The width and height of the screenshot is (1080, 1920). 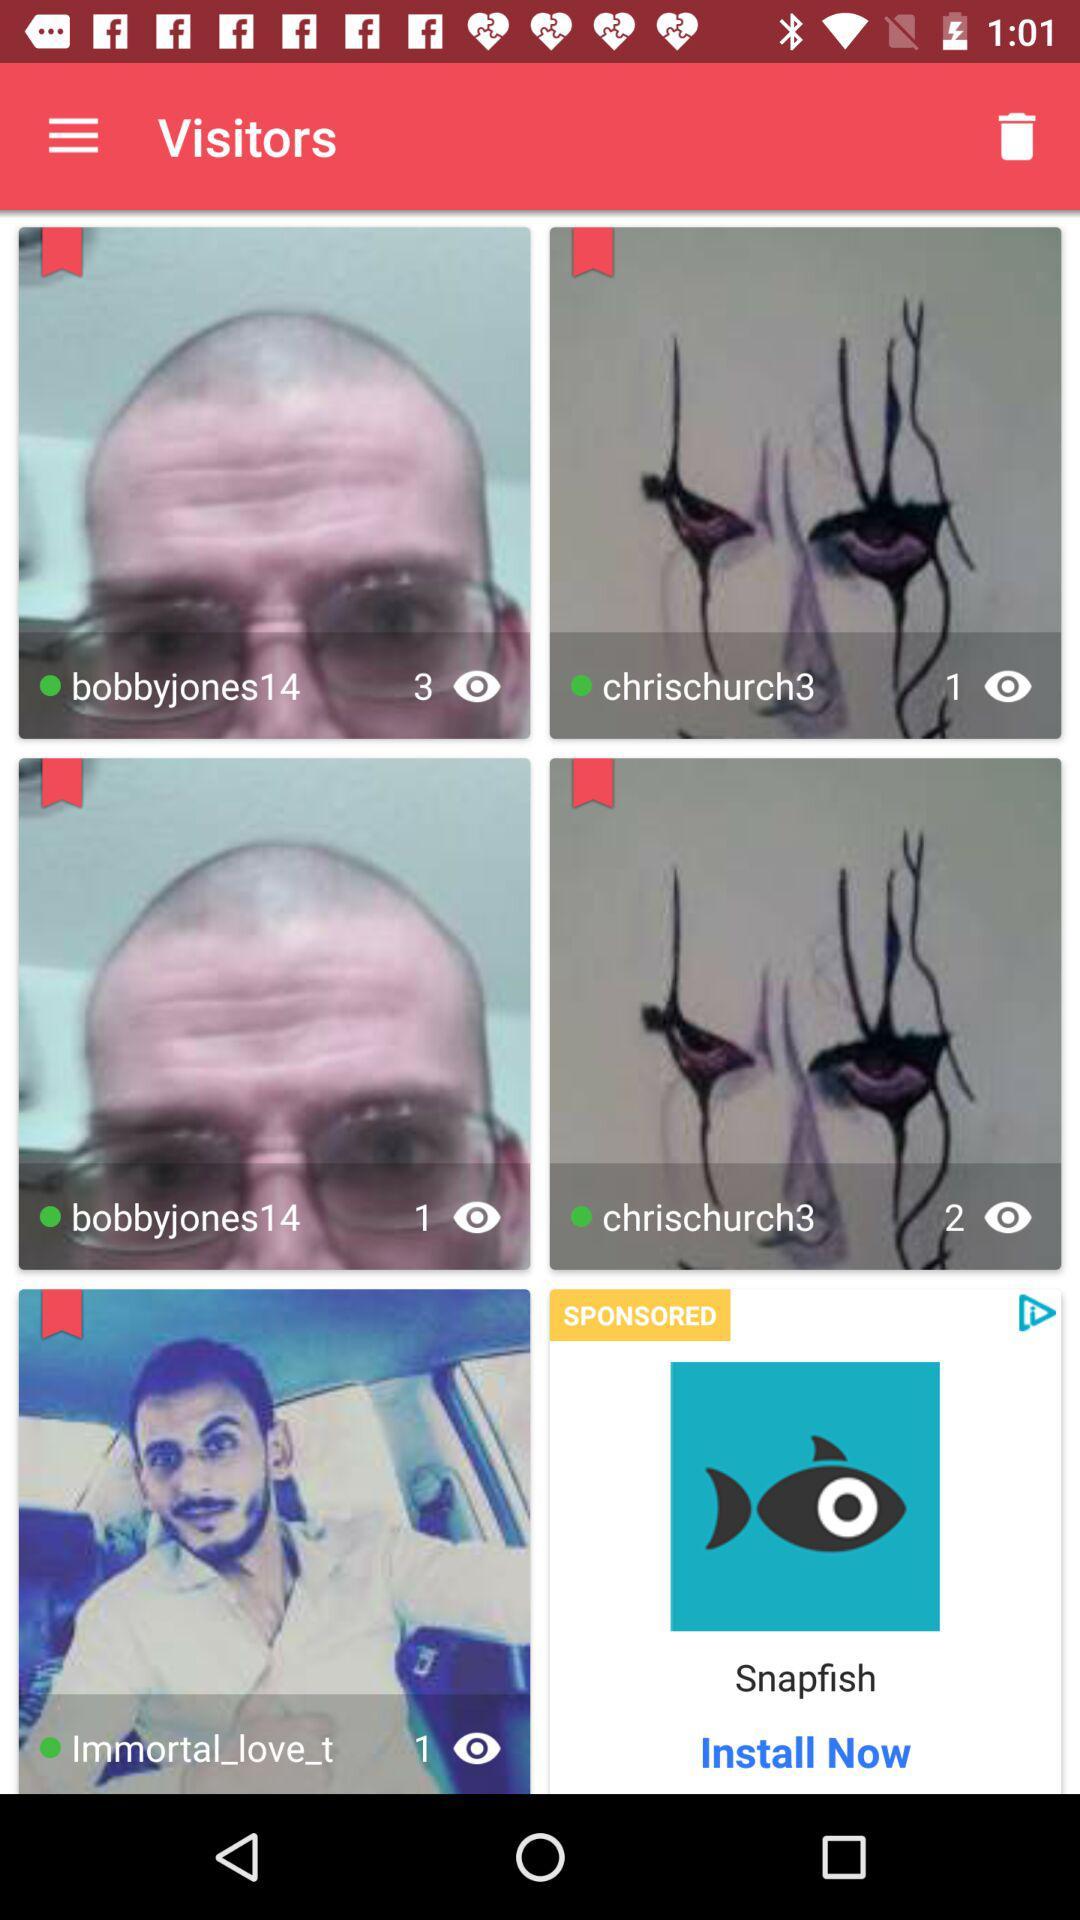 I want to click on the icon to the left of visitors icon, so click(x=72, y=135).